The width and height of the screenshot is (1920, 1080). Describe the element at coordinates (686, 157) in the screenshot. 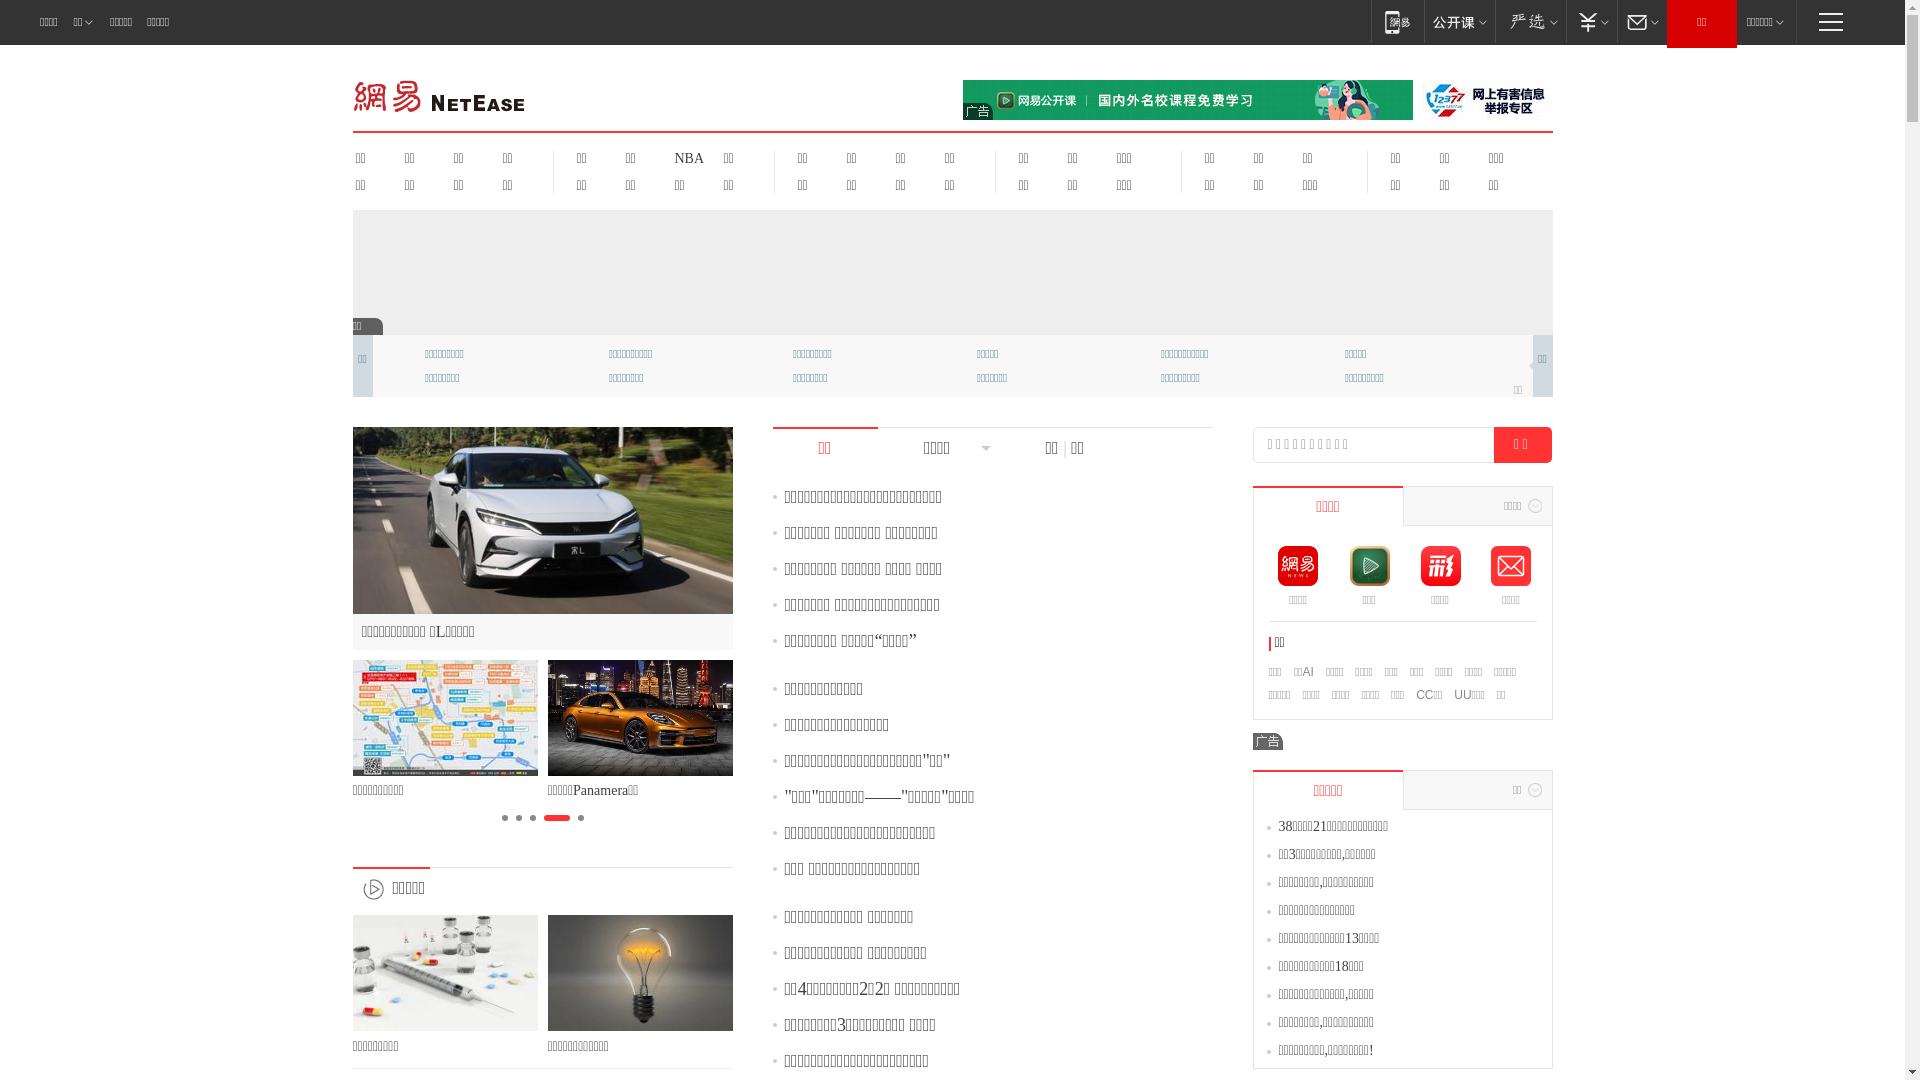

I see `'NBA'` at that location.